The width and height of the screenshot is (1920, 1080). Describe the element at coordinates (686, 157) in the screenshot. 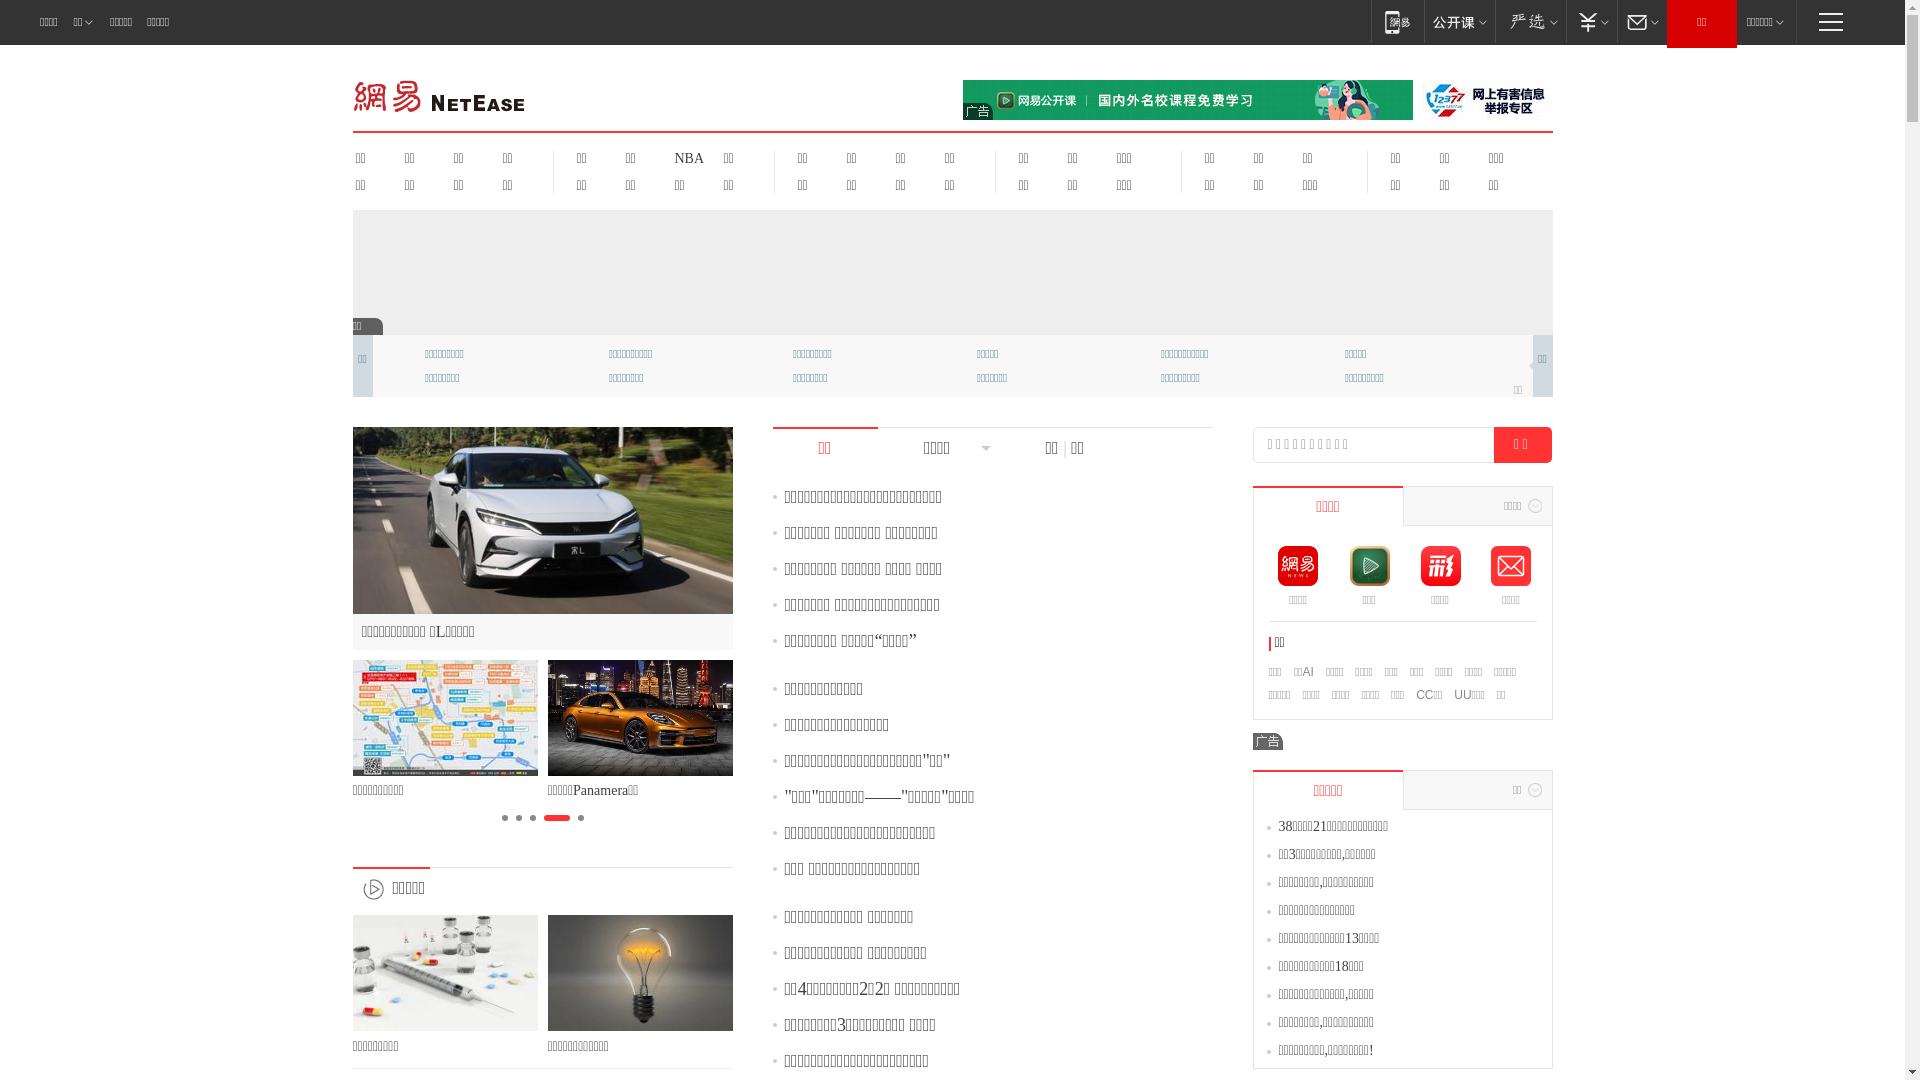

I see `'NBA'` at that location.